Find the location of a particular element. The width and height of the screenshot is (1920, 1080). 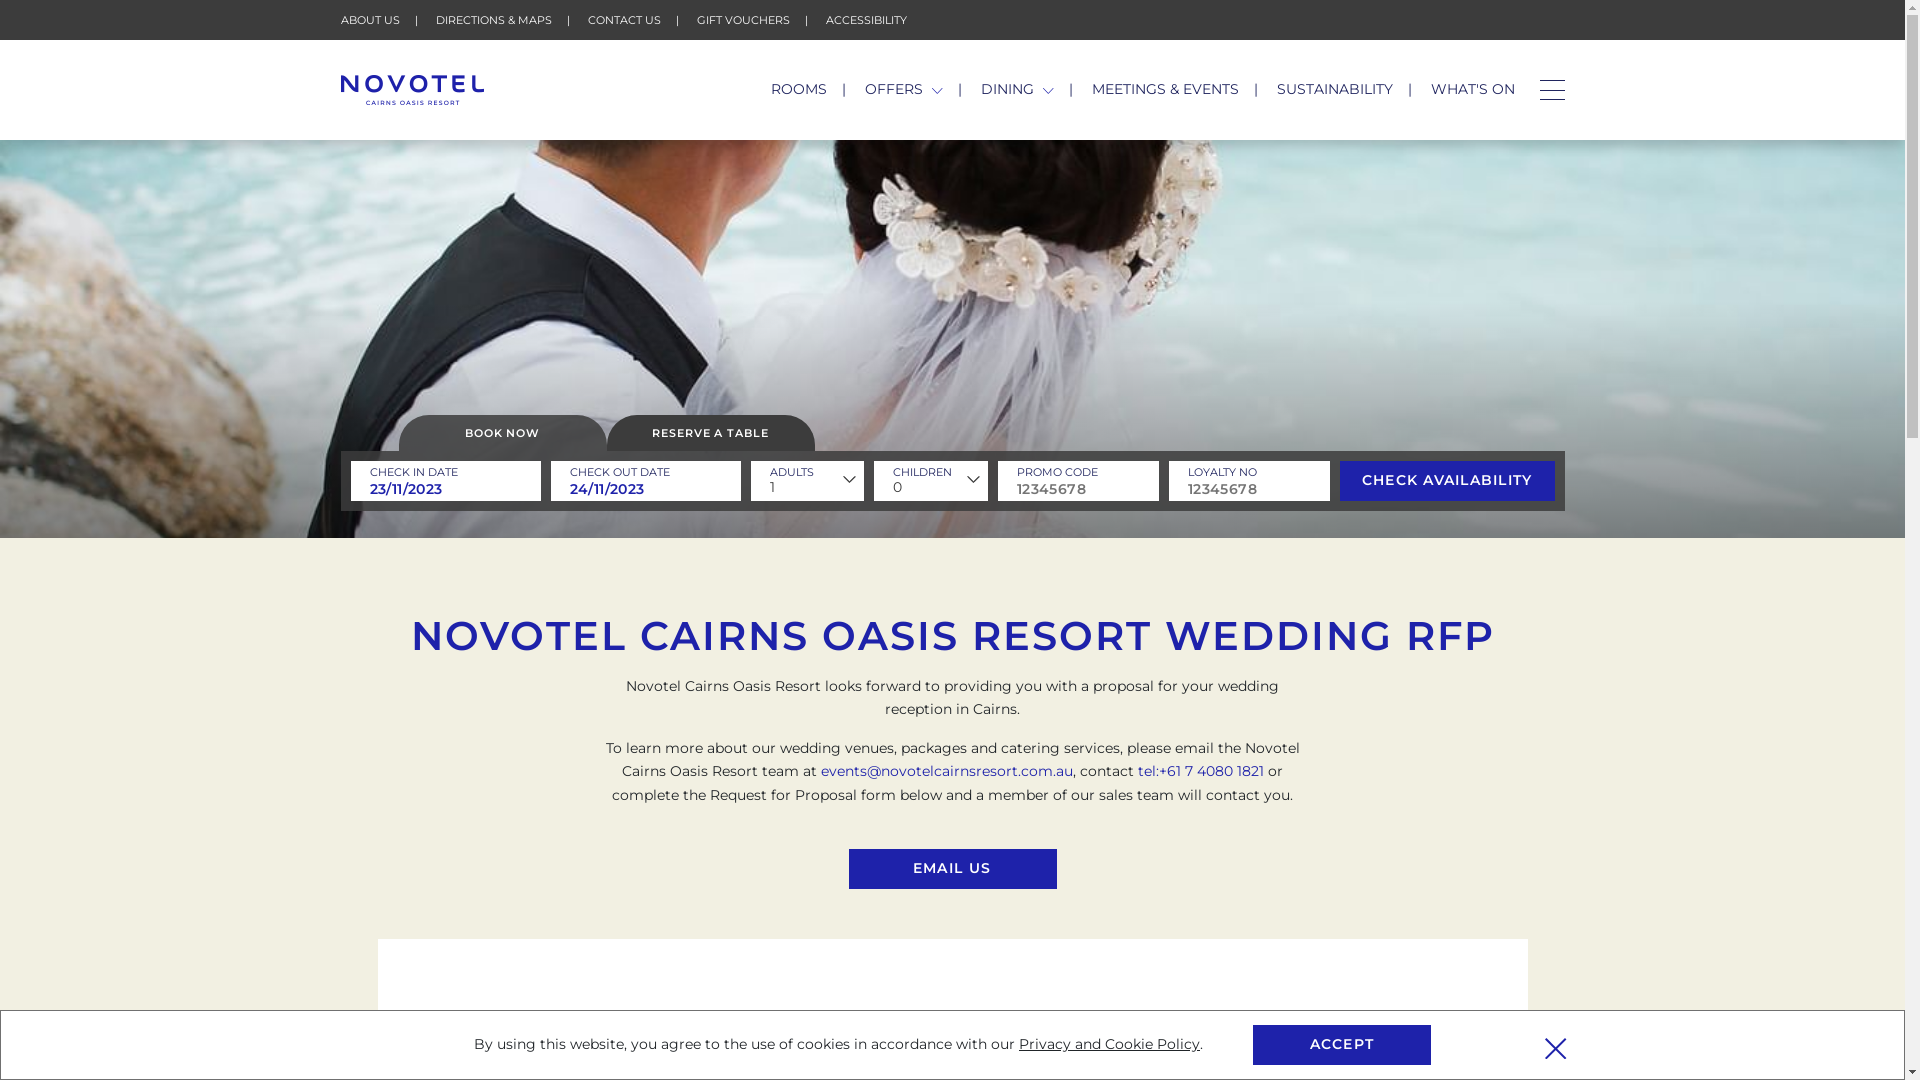

'ACCESSIBILITY is located at coordinates (866, 19).